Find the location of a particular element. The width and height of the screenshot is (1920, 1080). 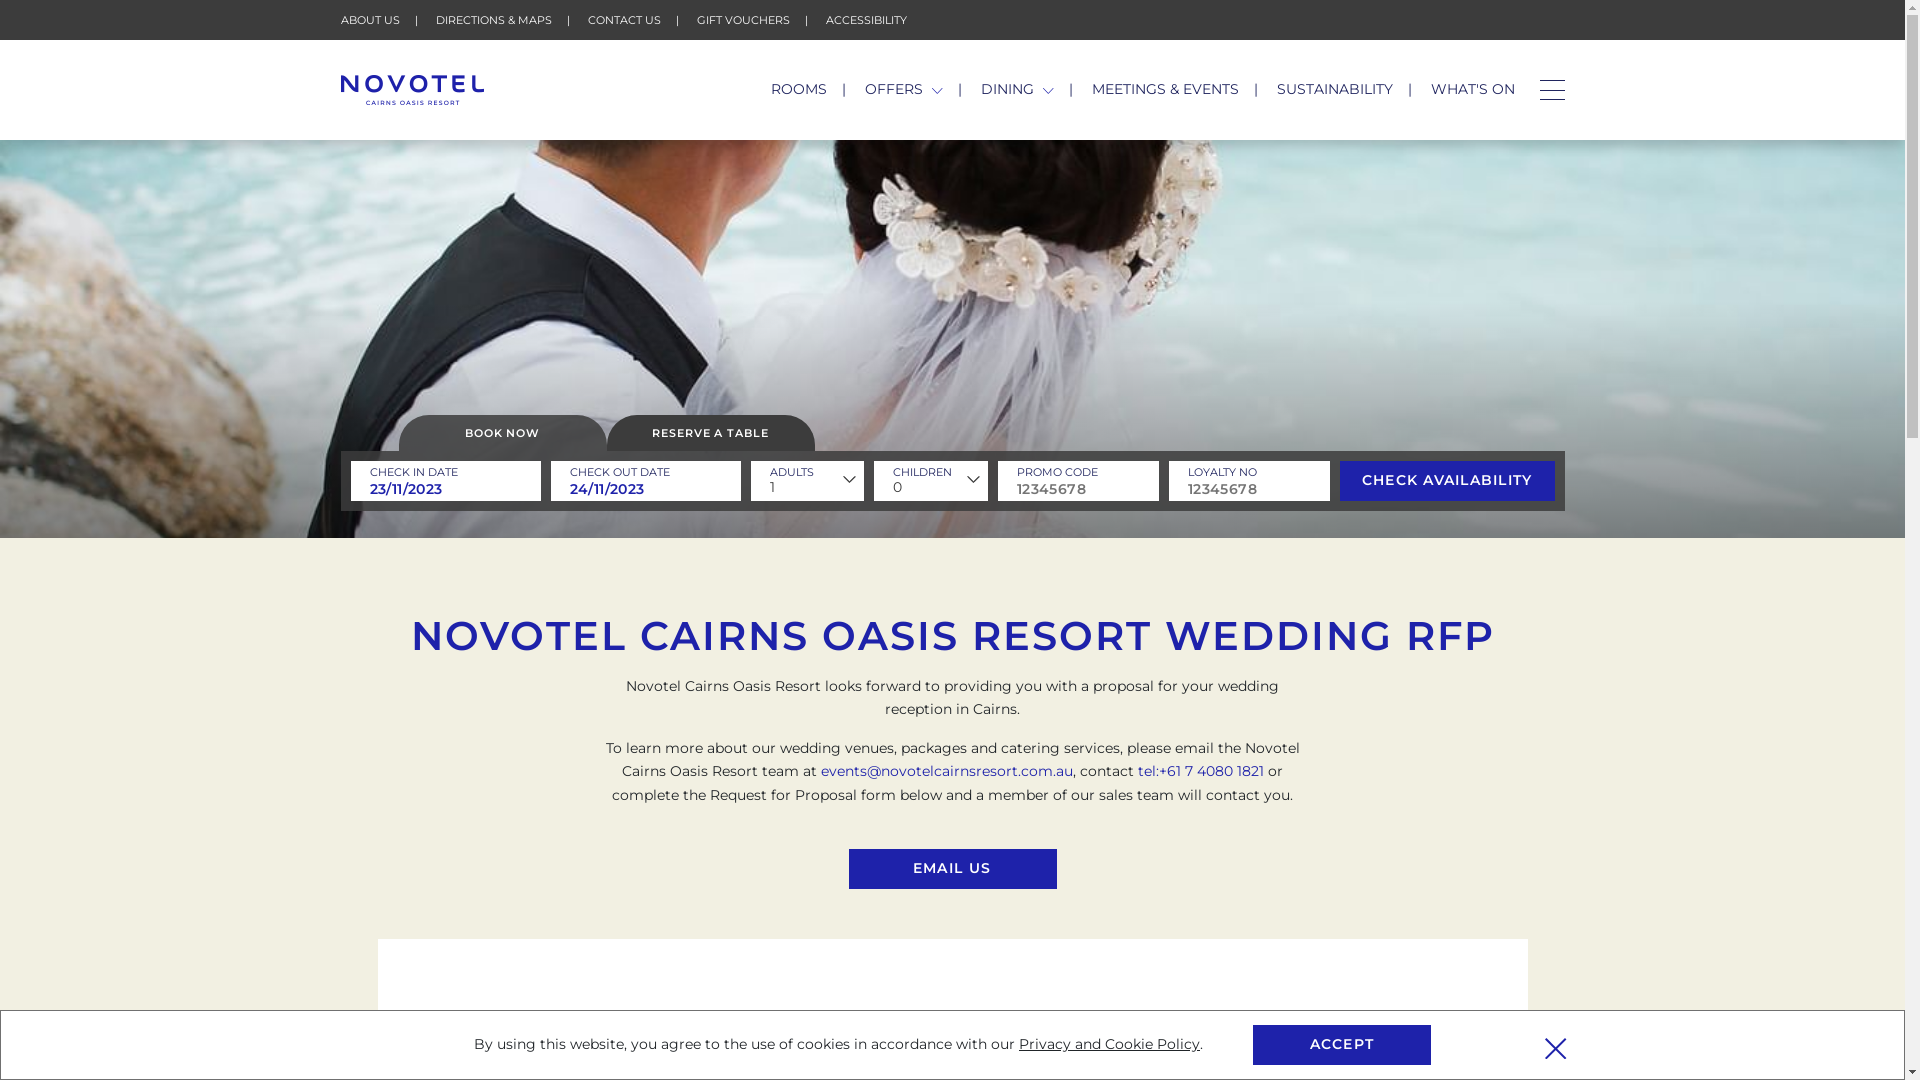

'ACCESSIBILITY is located at coordinates (866, 19).